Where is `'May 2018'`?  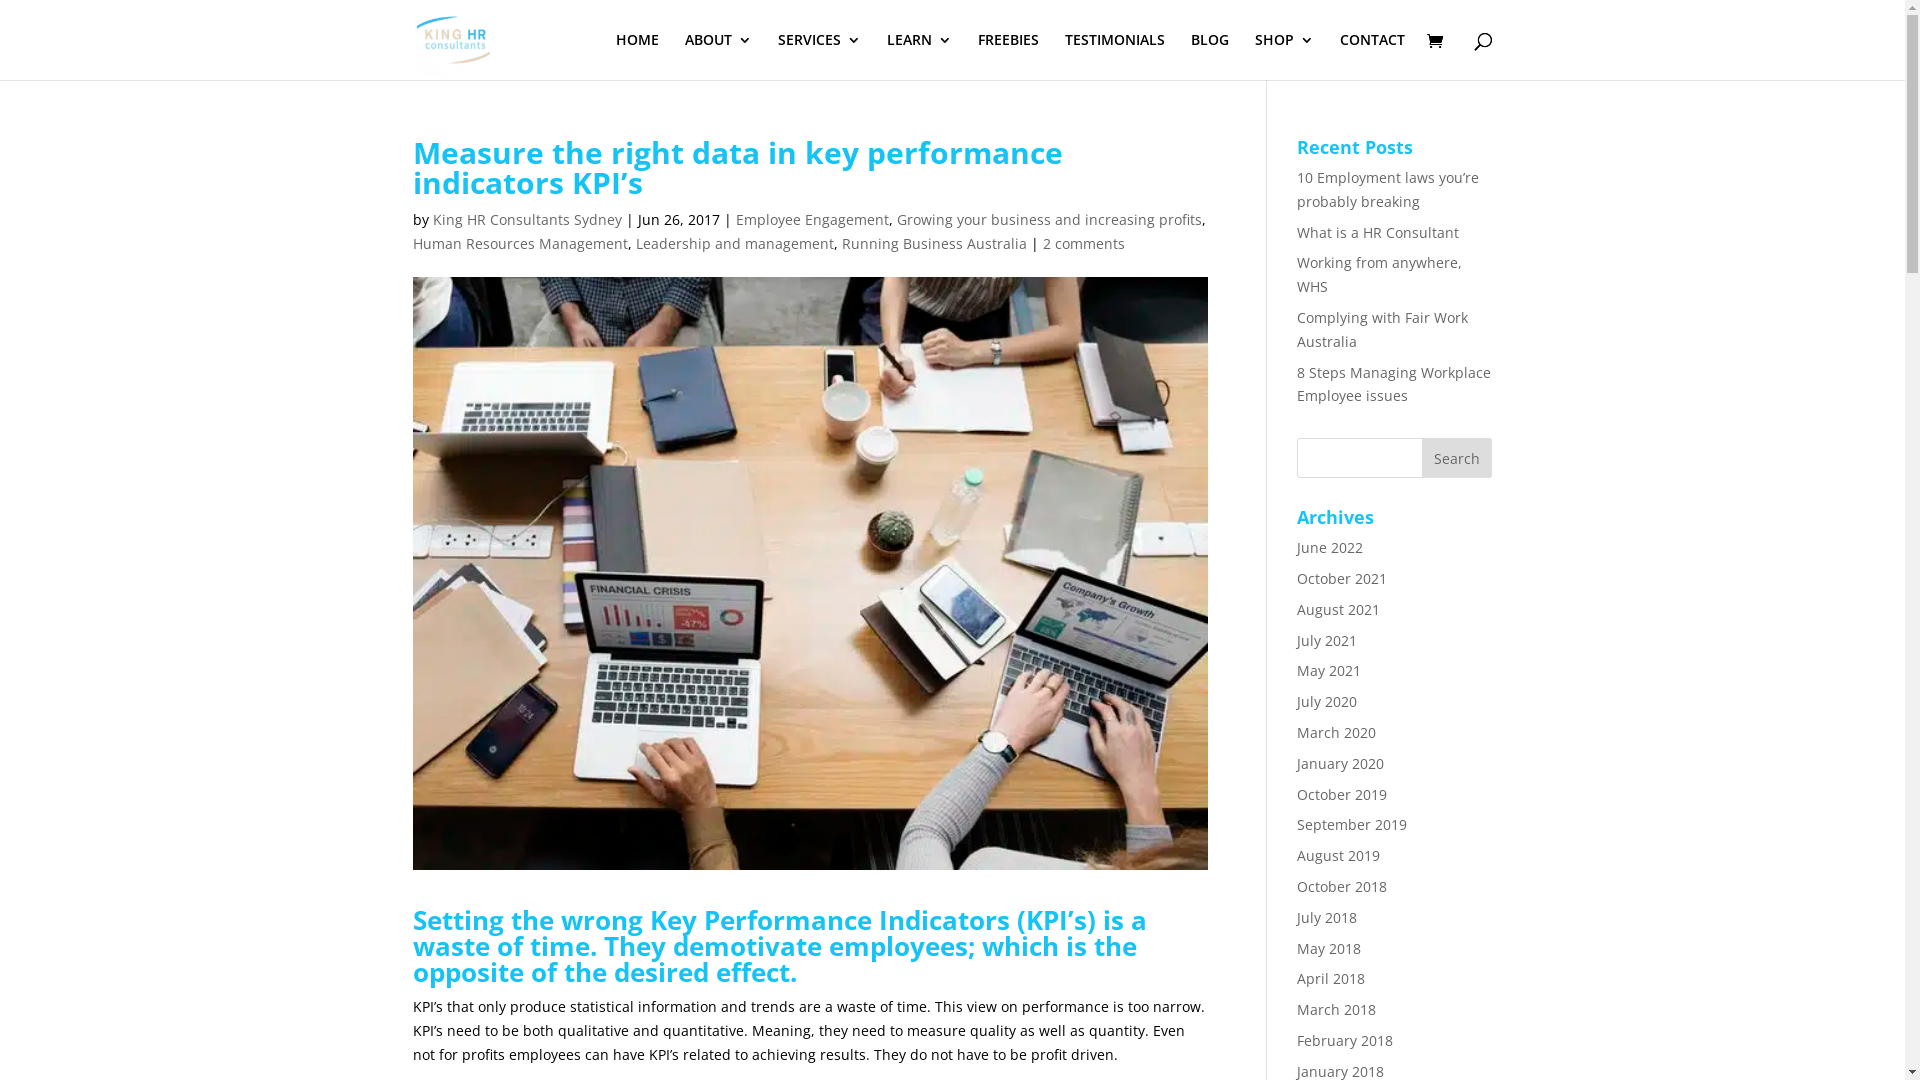 'May 2018' is located at coordinates (1329, 947).